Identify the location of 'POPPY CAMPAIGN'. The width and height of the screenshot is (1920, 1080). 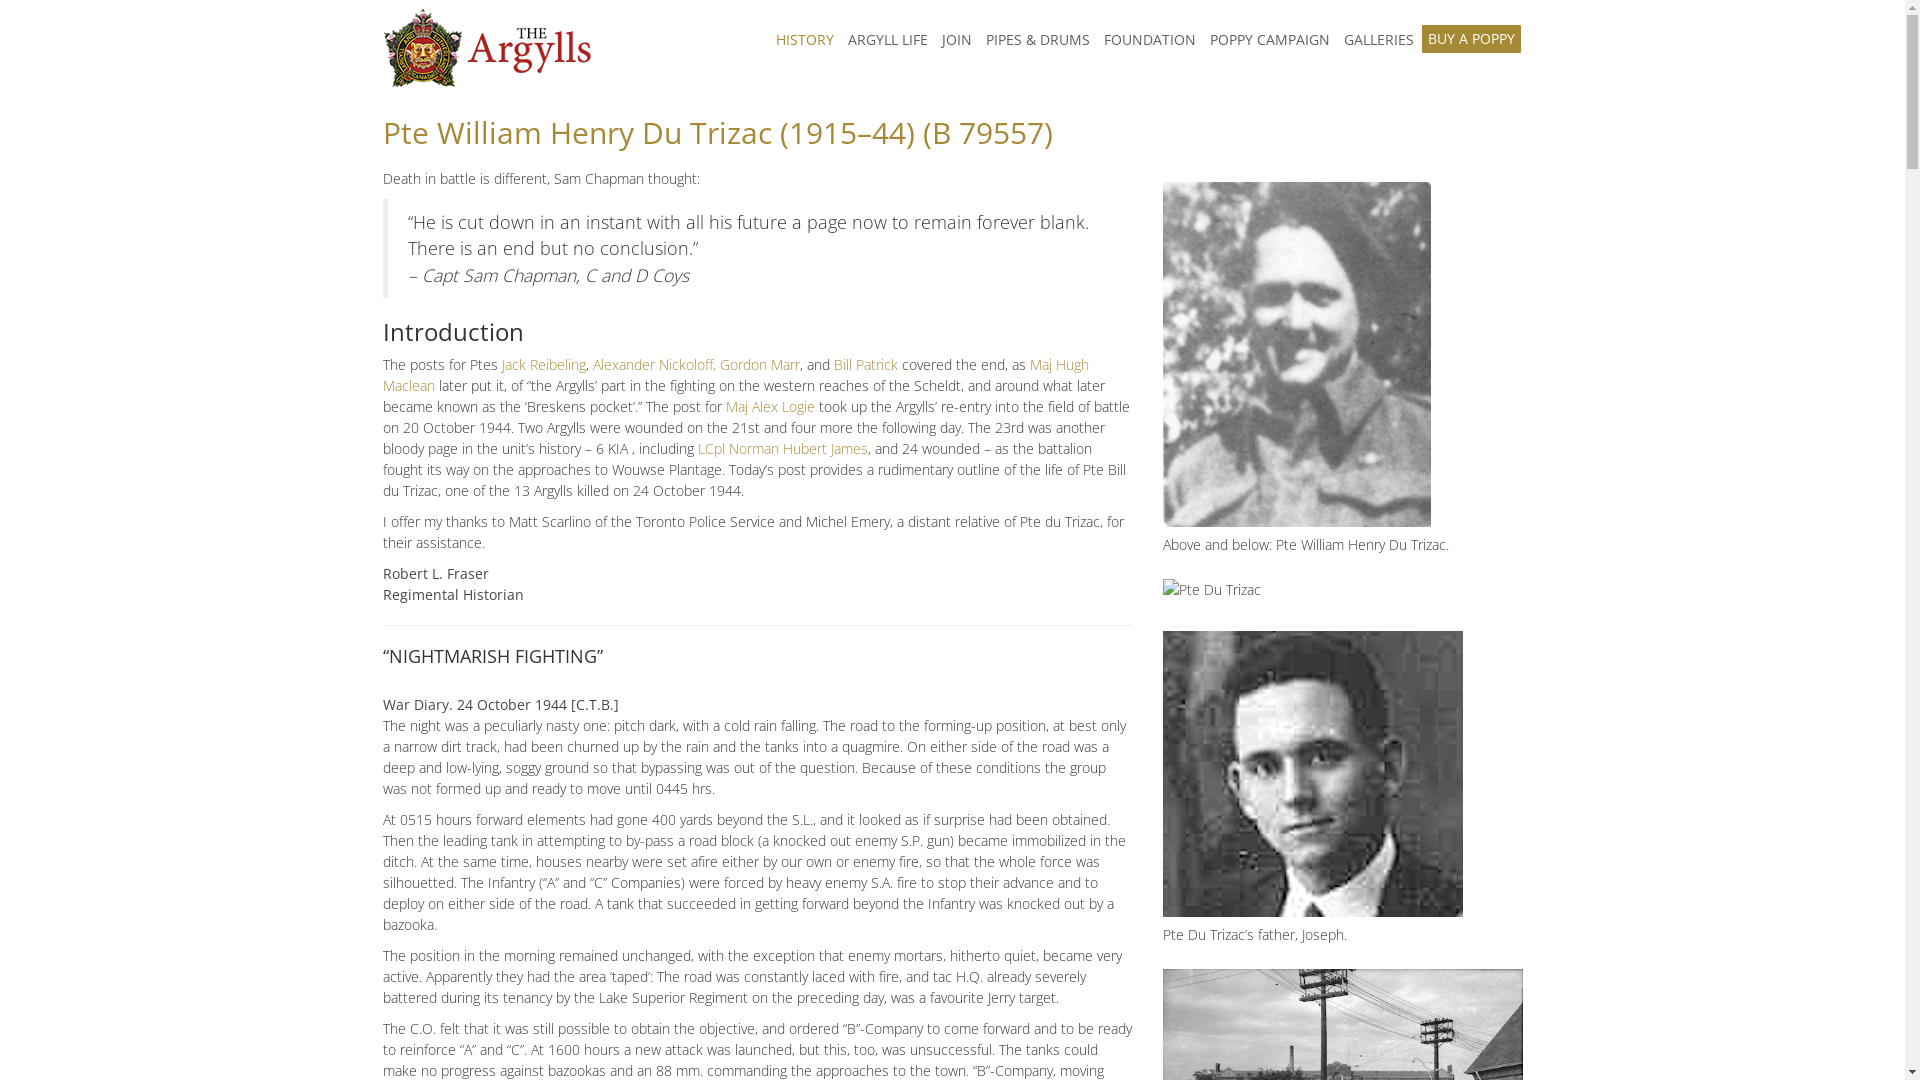
(1267, 39).